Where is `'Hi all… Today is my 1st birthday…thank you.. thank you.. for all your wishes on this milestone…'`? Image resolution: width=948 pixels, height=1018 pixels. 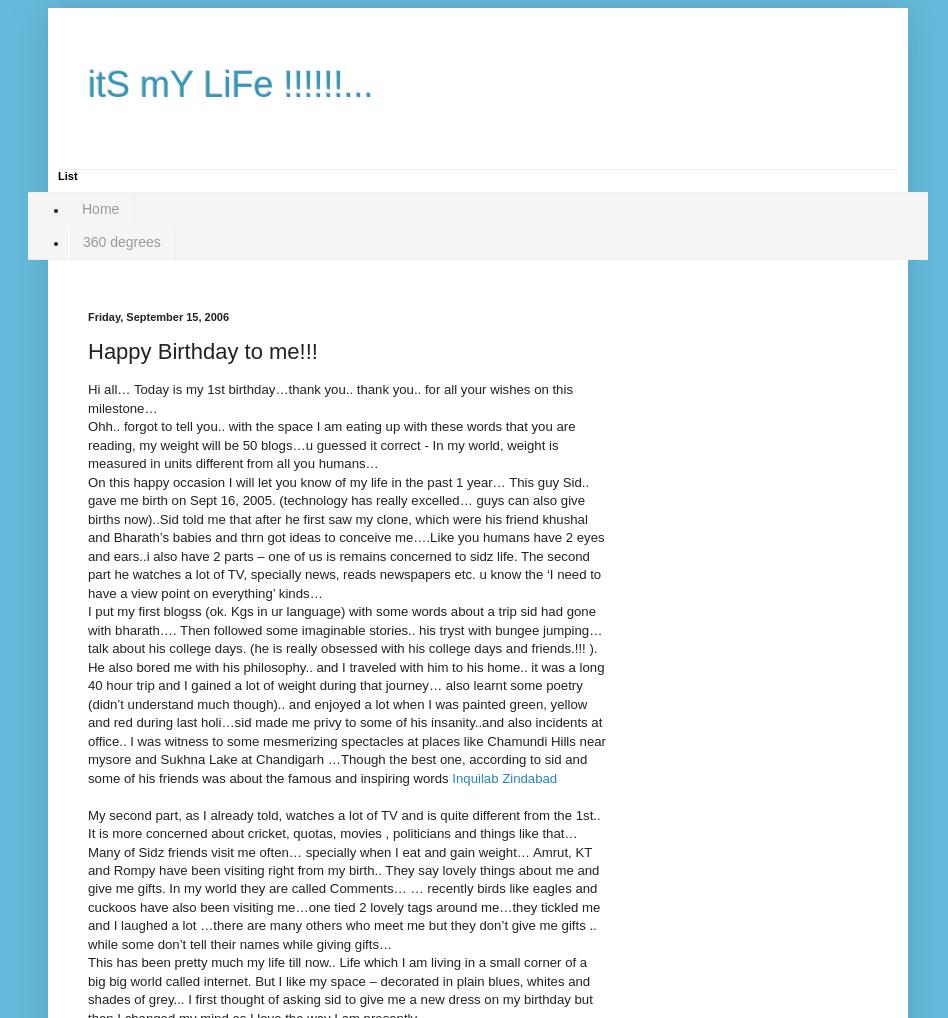 'Hi all… Today is my 1st birthday…thank you.. thank you.. for all your wishes on this milestone…' is located at coordinates (329, 398).